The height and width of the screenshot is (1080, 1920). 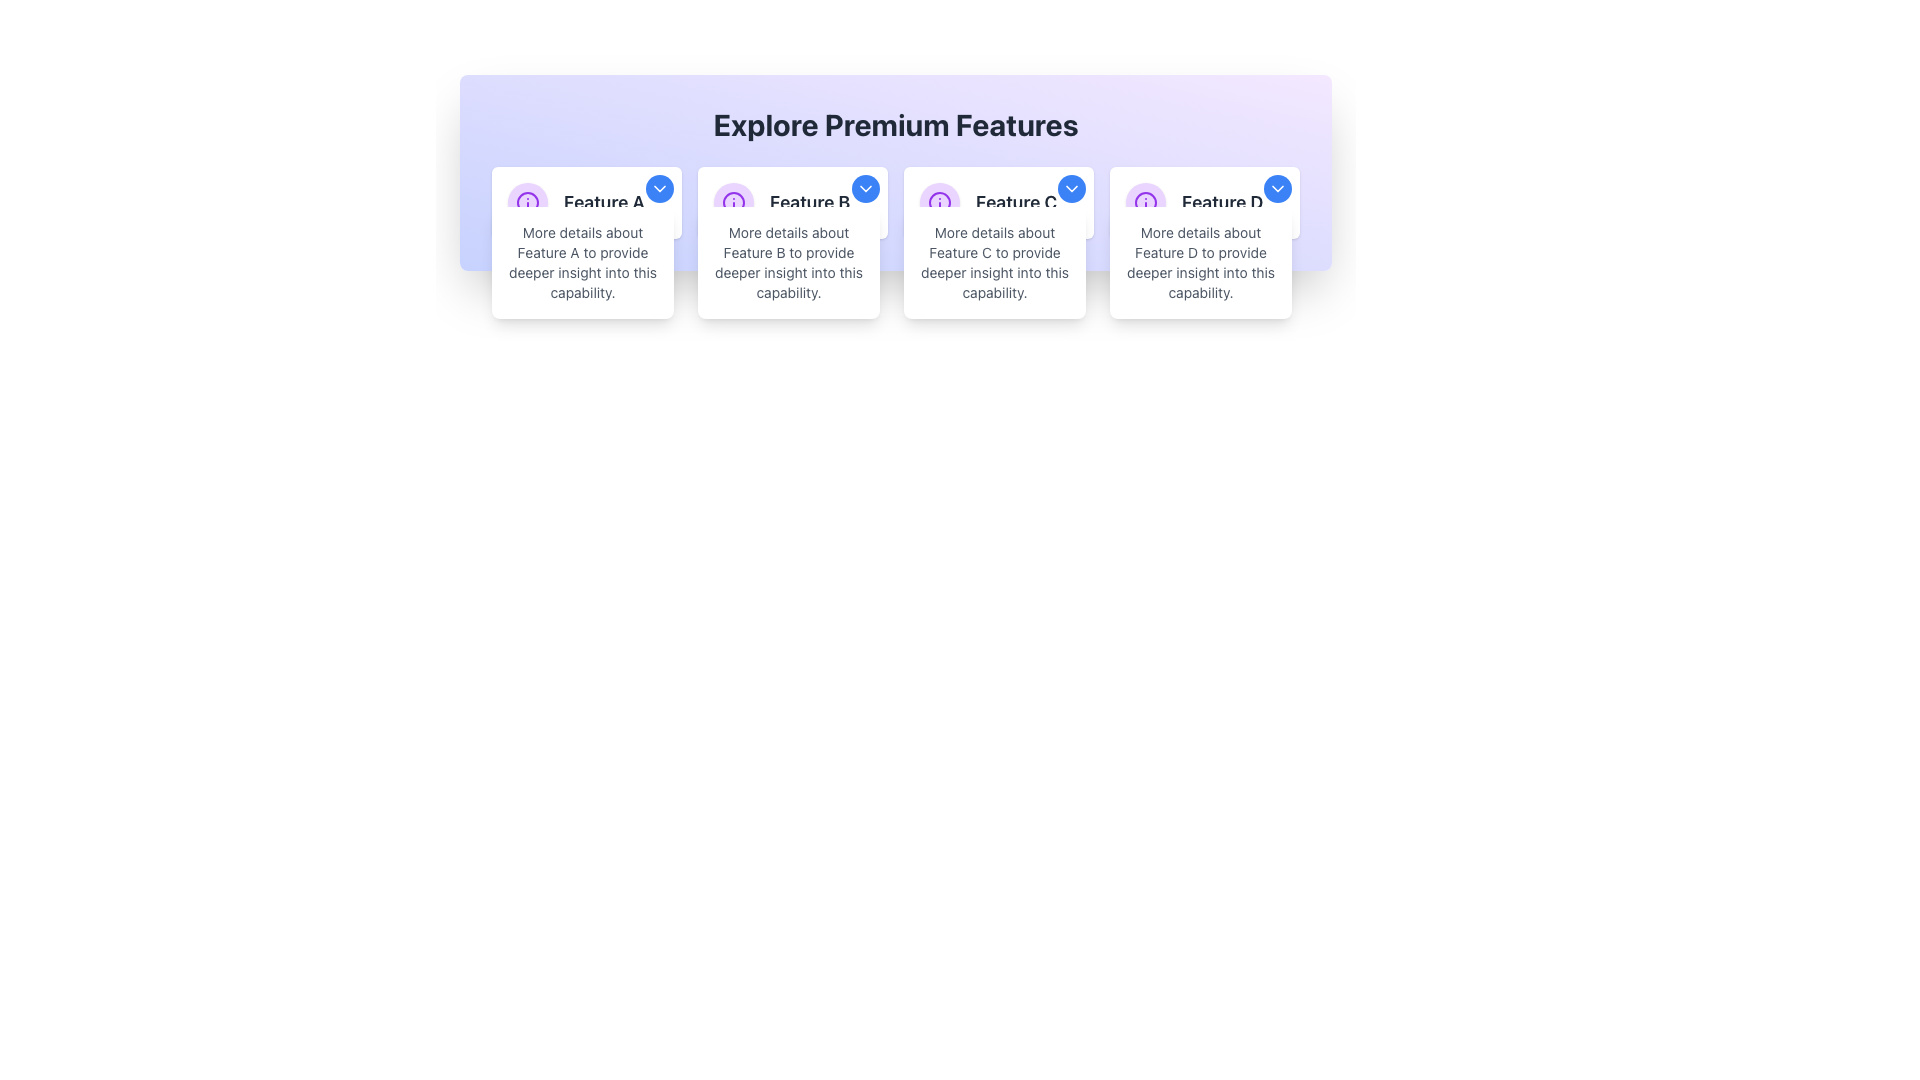 What do you see at coordinates (1276, 189) in the screenshot?
I see `the smaller circular button with a blue background and white downward-facing chevron icon located at the top-right corner of the card labeled 'Feature D'` at bounding box center [1276, 189].